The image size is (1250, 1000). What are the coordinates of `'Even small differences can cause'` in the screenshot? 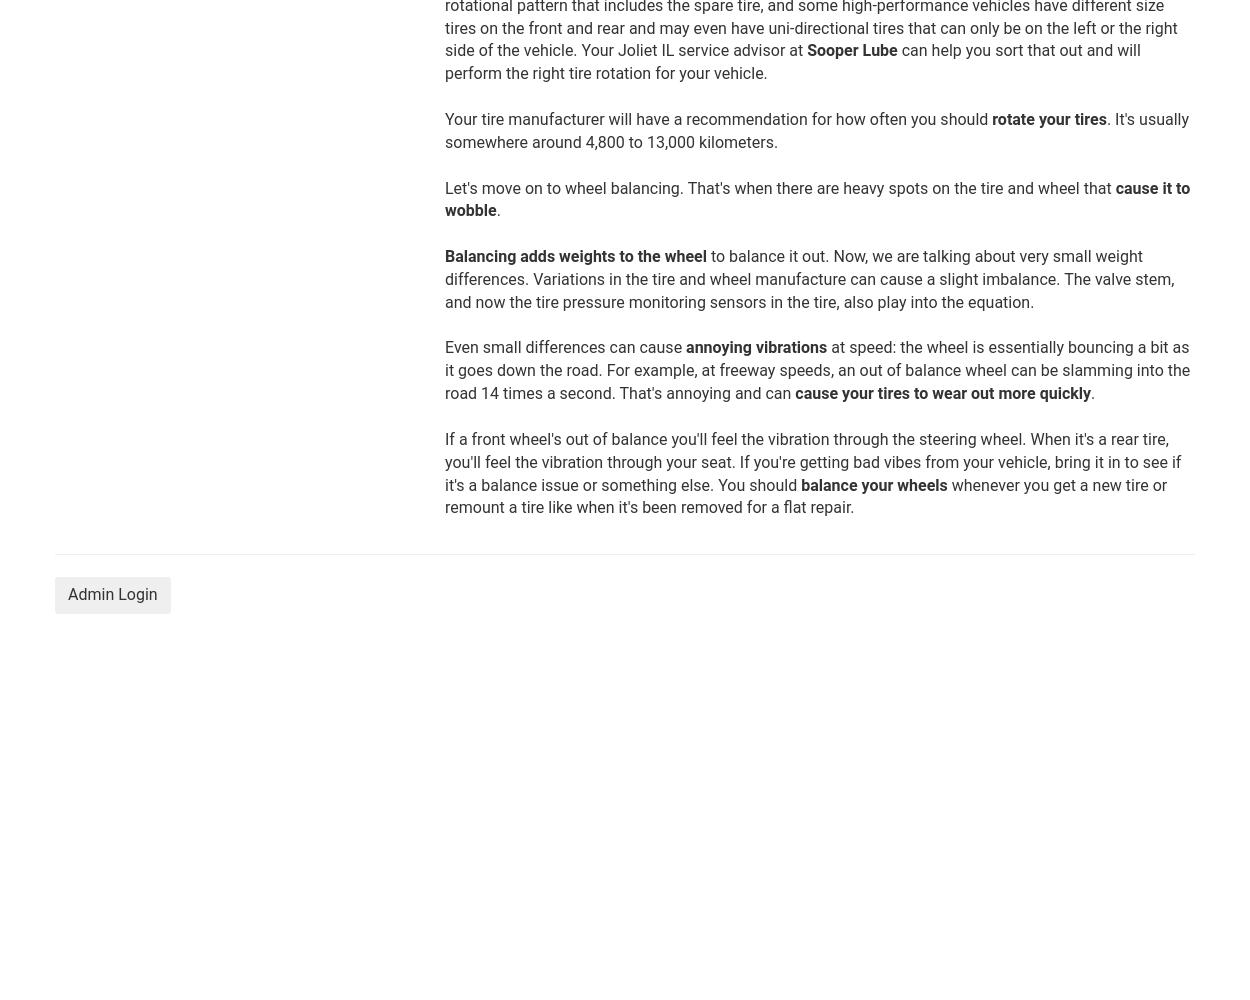 It's located at (444, 346).